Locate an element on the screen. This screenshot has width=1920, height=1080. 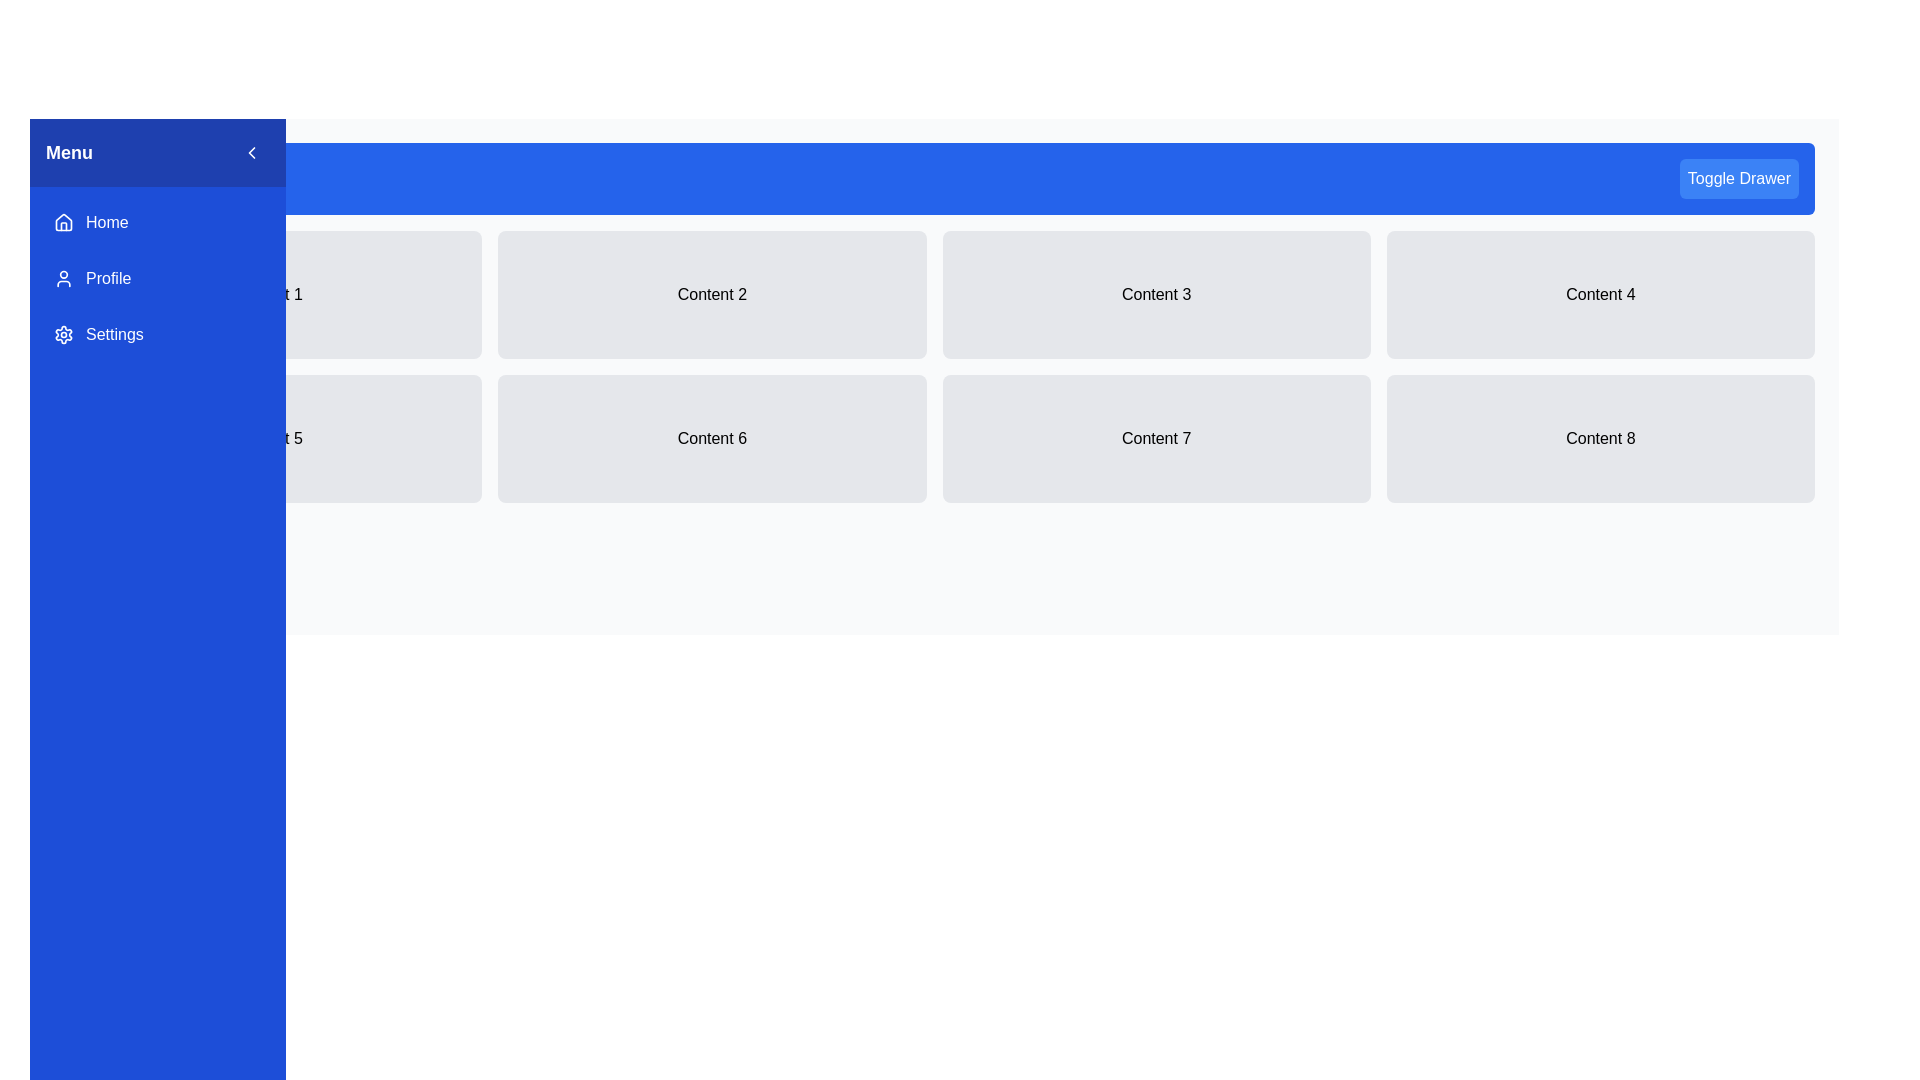
the Icon button located in the top-right corner of the sidebar, next to the 'Menu' title, to receive visual feedback is located at coordinates (251, 152).